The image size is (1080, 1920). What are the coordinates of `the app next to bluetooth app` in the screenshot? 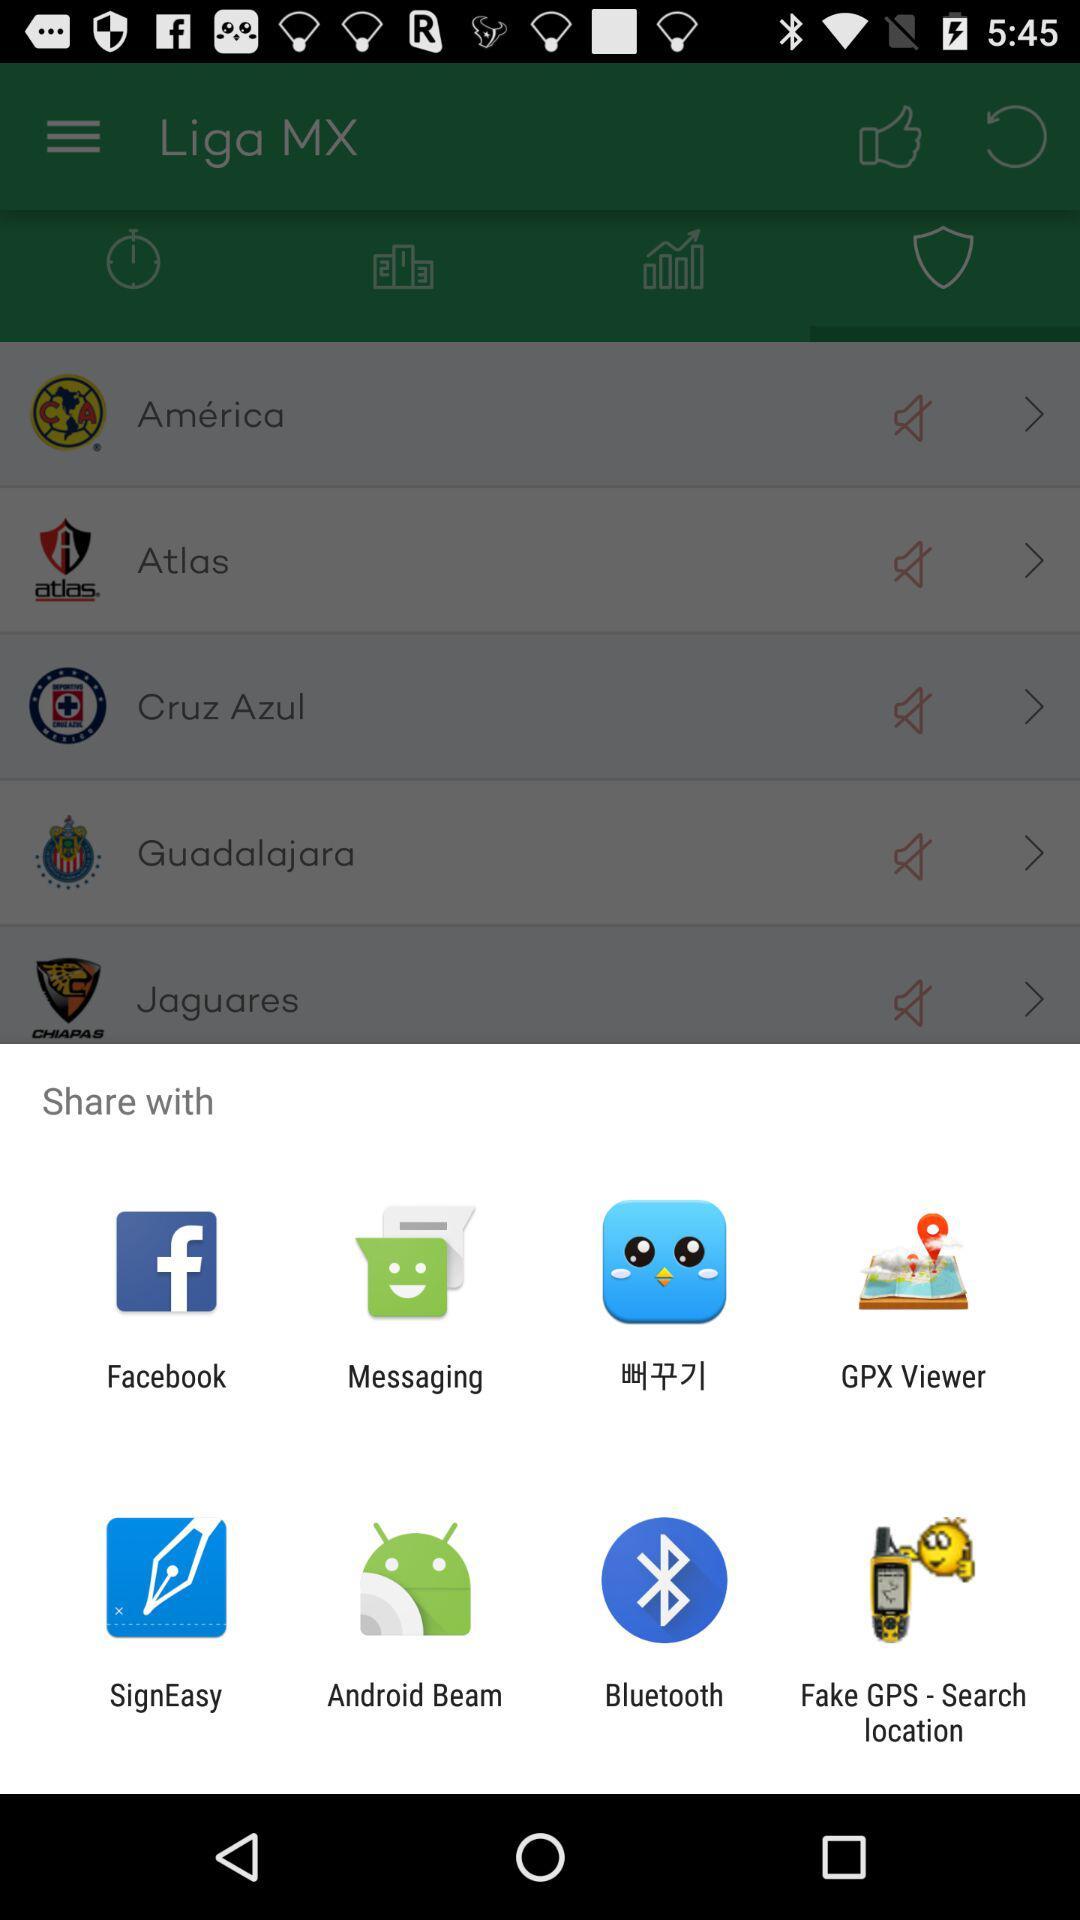 It's located at (414, 1711).